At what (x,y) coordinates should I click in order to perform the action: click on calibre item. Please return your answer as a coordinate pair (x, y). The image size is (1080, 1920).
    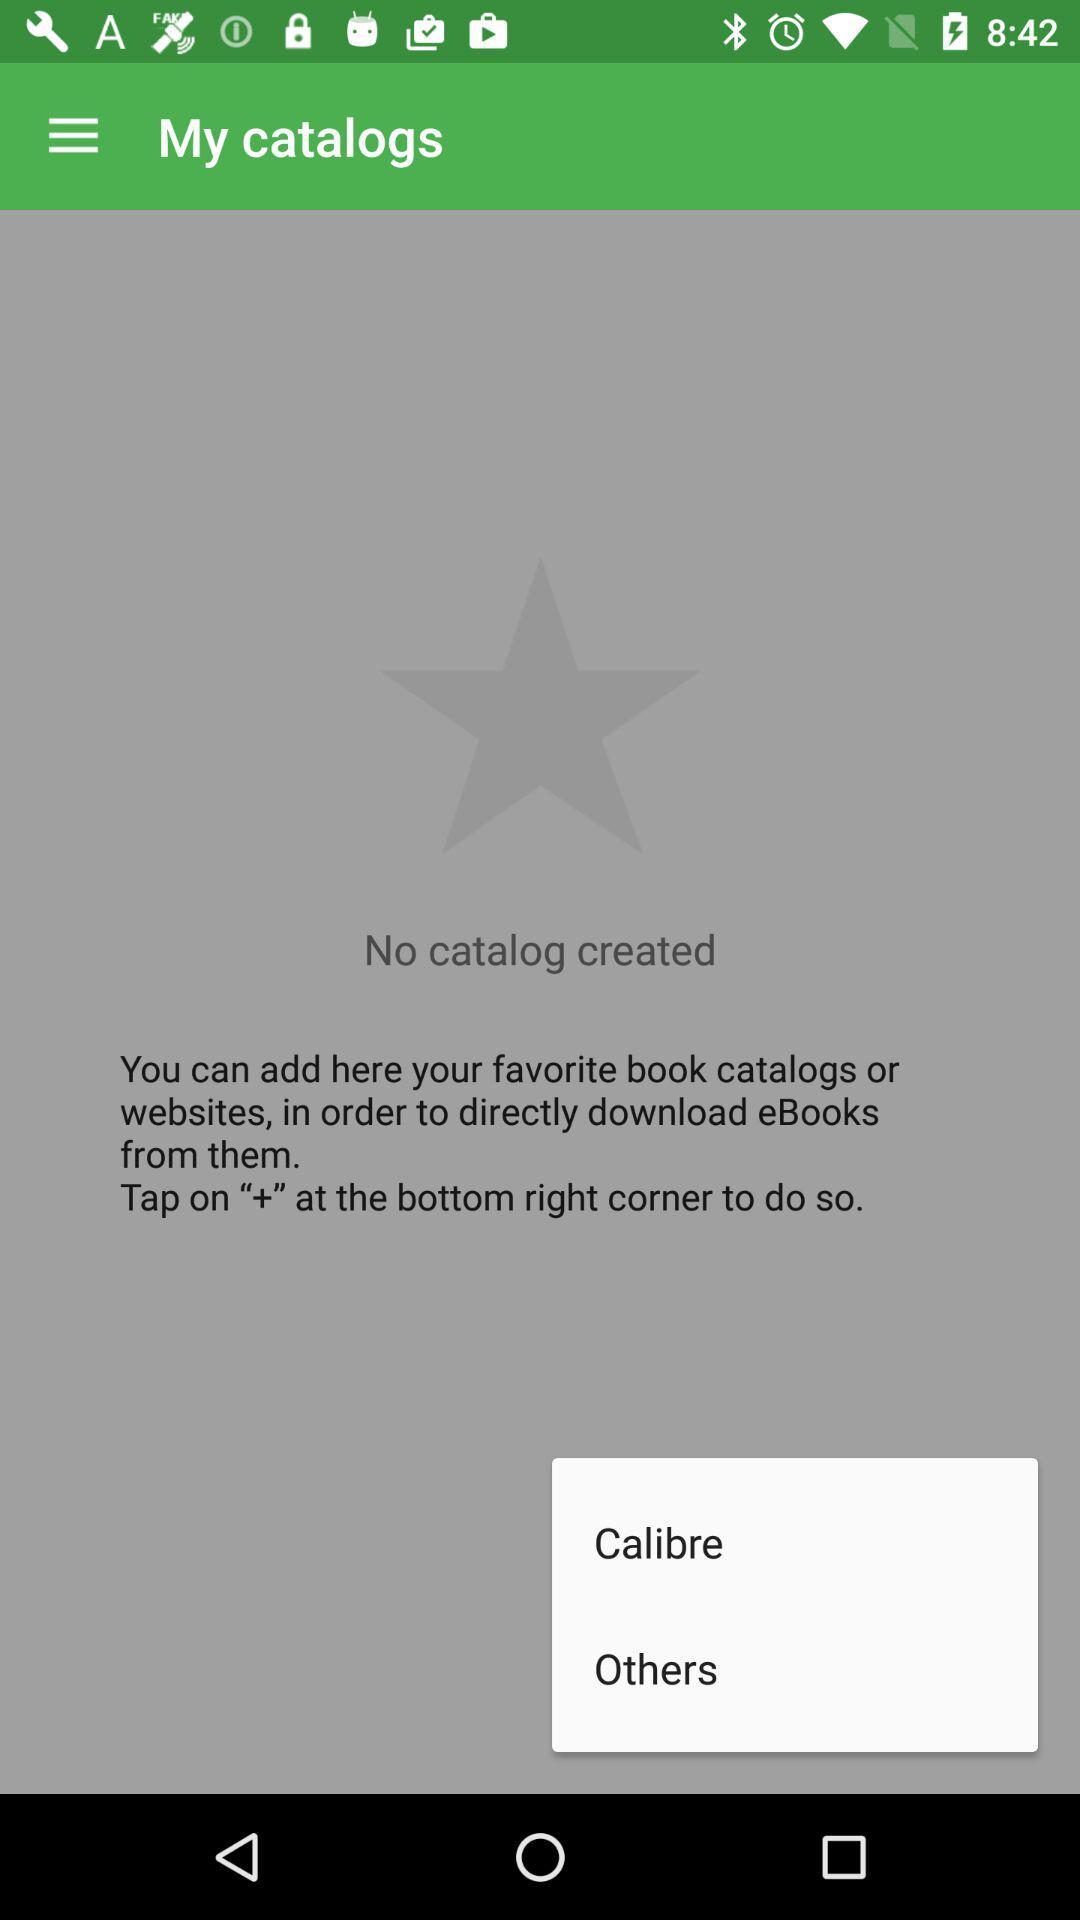
    Looking at the image, I should click on (816, 1540).